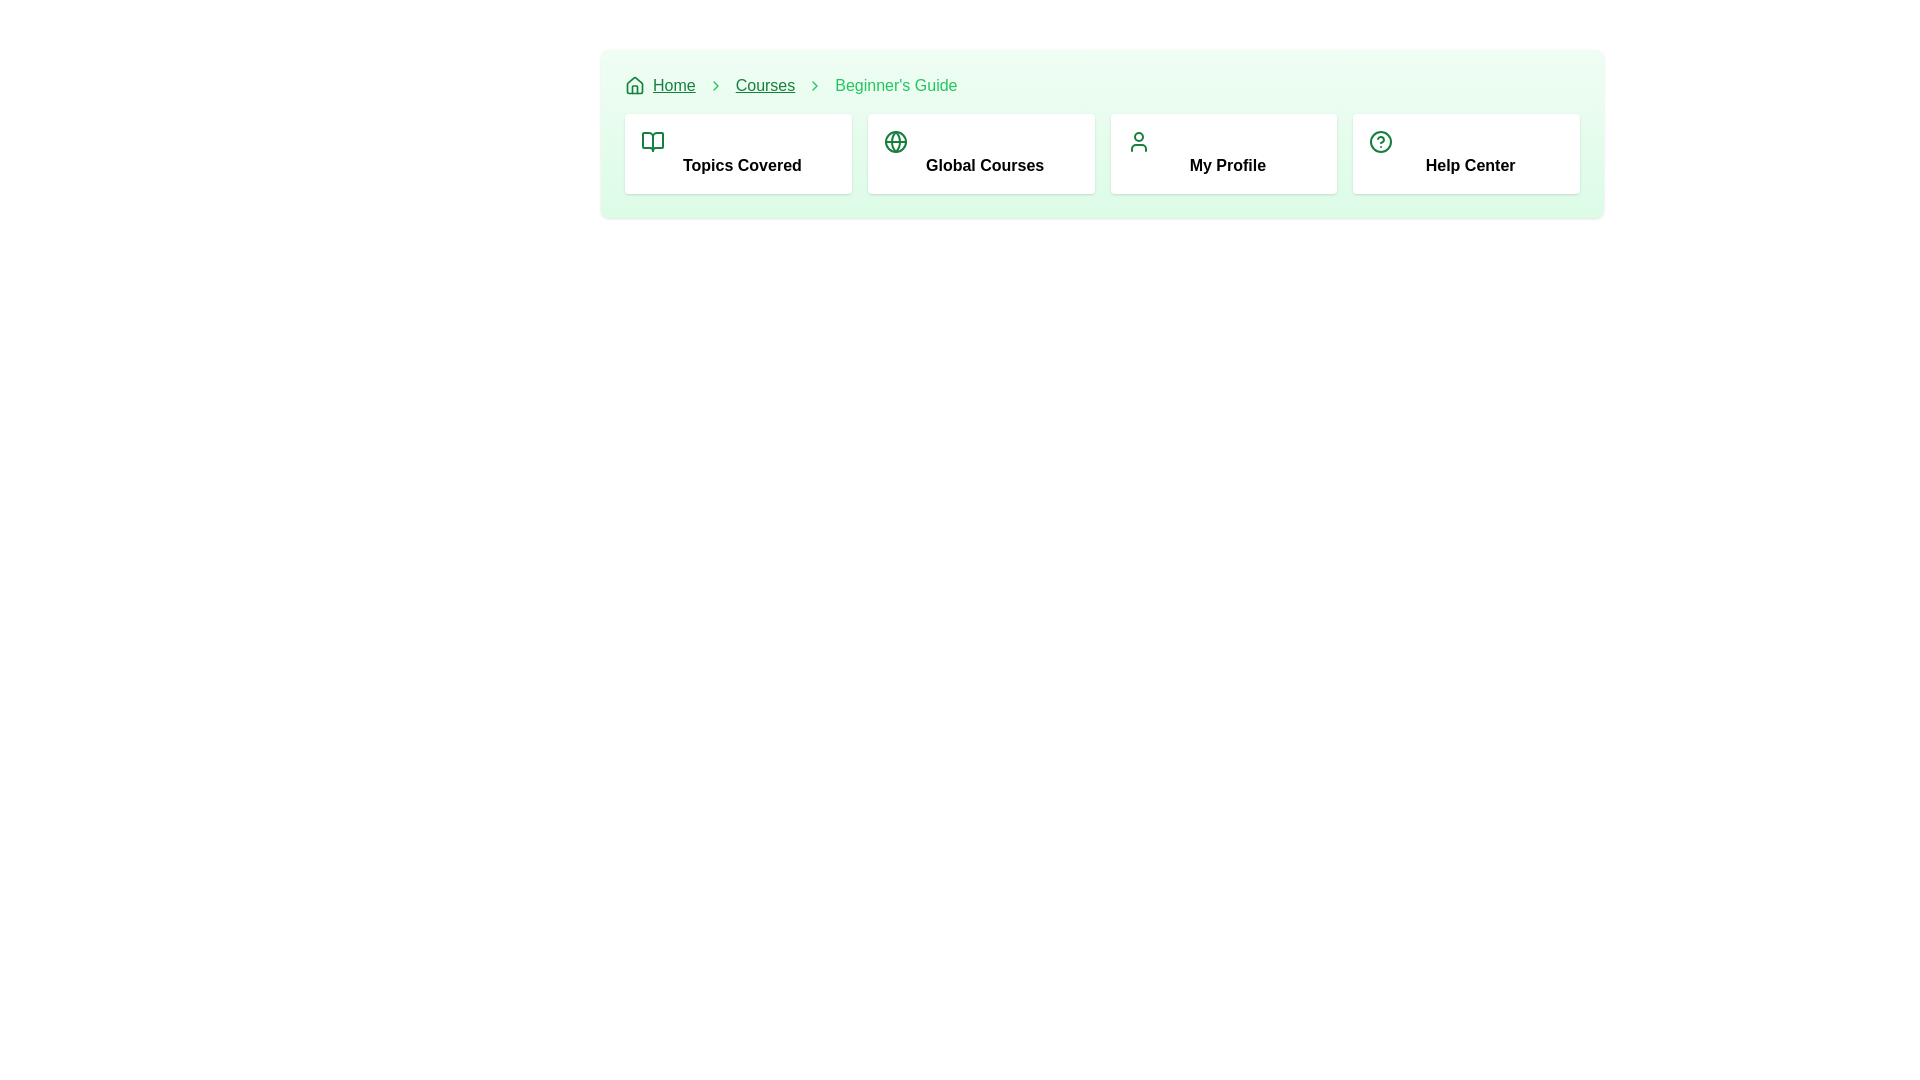 Image resolution: width=1920 pixels, height=1080 pixels. Describe the element at coordinates (633, 84) in the screenshot. I see `the home icon in the breadcrumb navigation bar` at that location.